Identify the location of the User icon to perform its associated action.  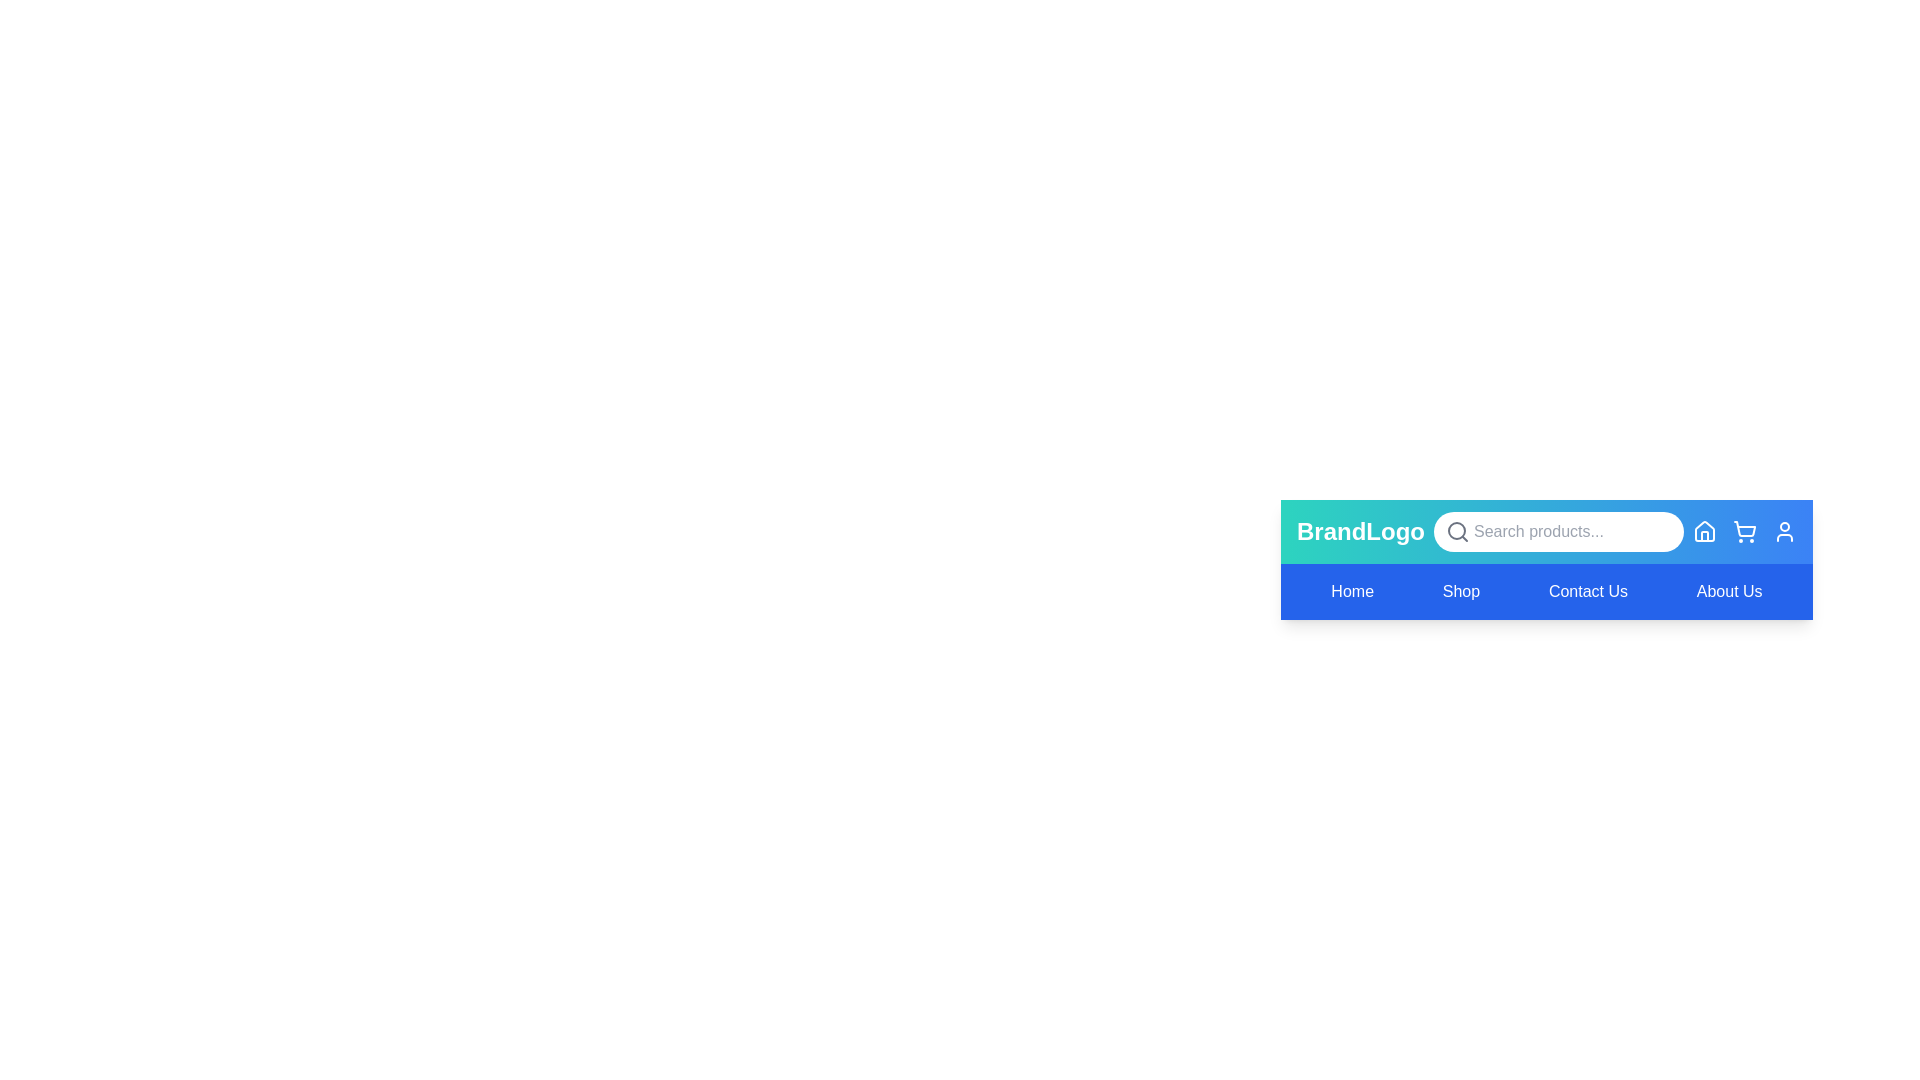
(1785, 531).